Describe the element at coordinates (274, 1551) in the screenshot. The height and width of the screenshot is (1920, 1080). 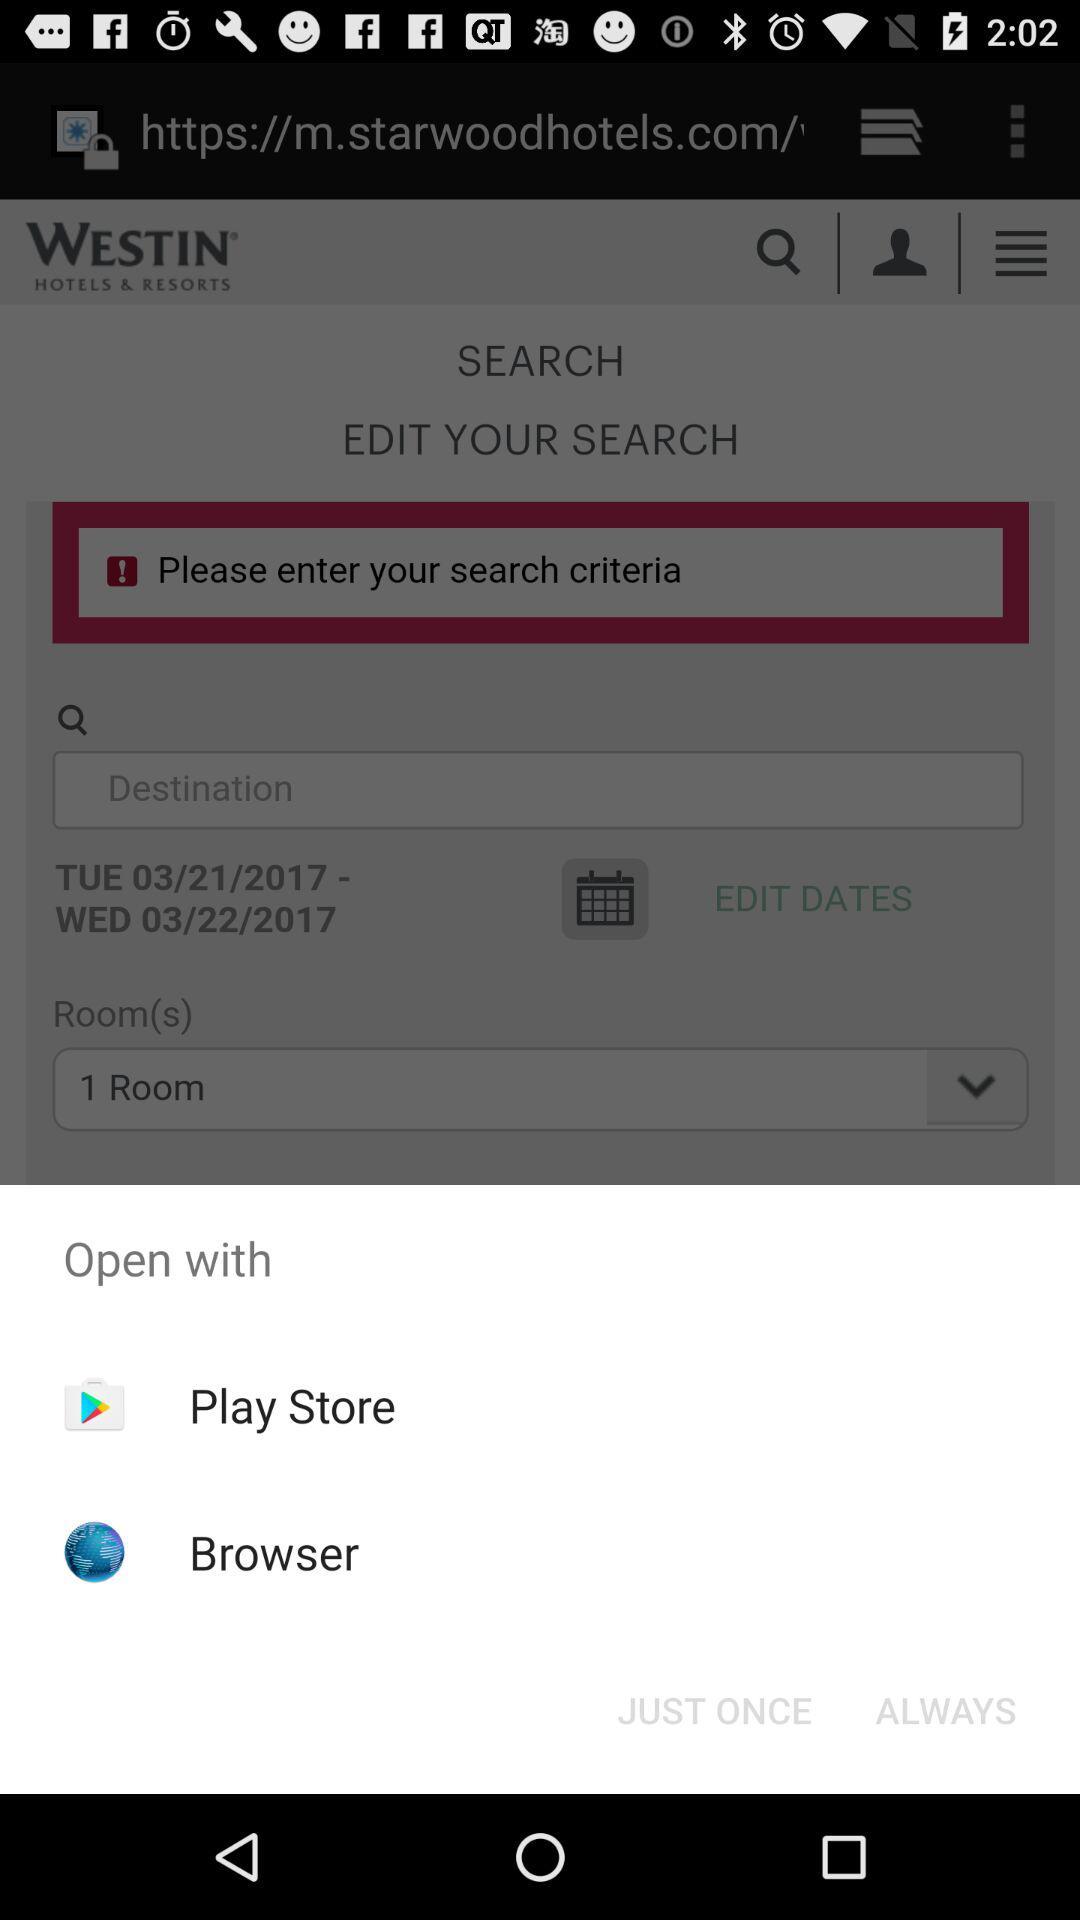
I see `the browser icon` at that location.